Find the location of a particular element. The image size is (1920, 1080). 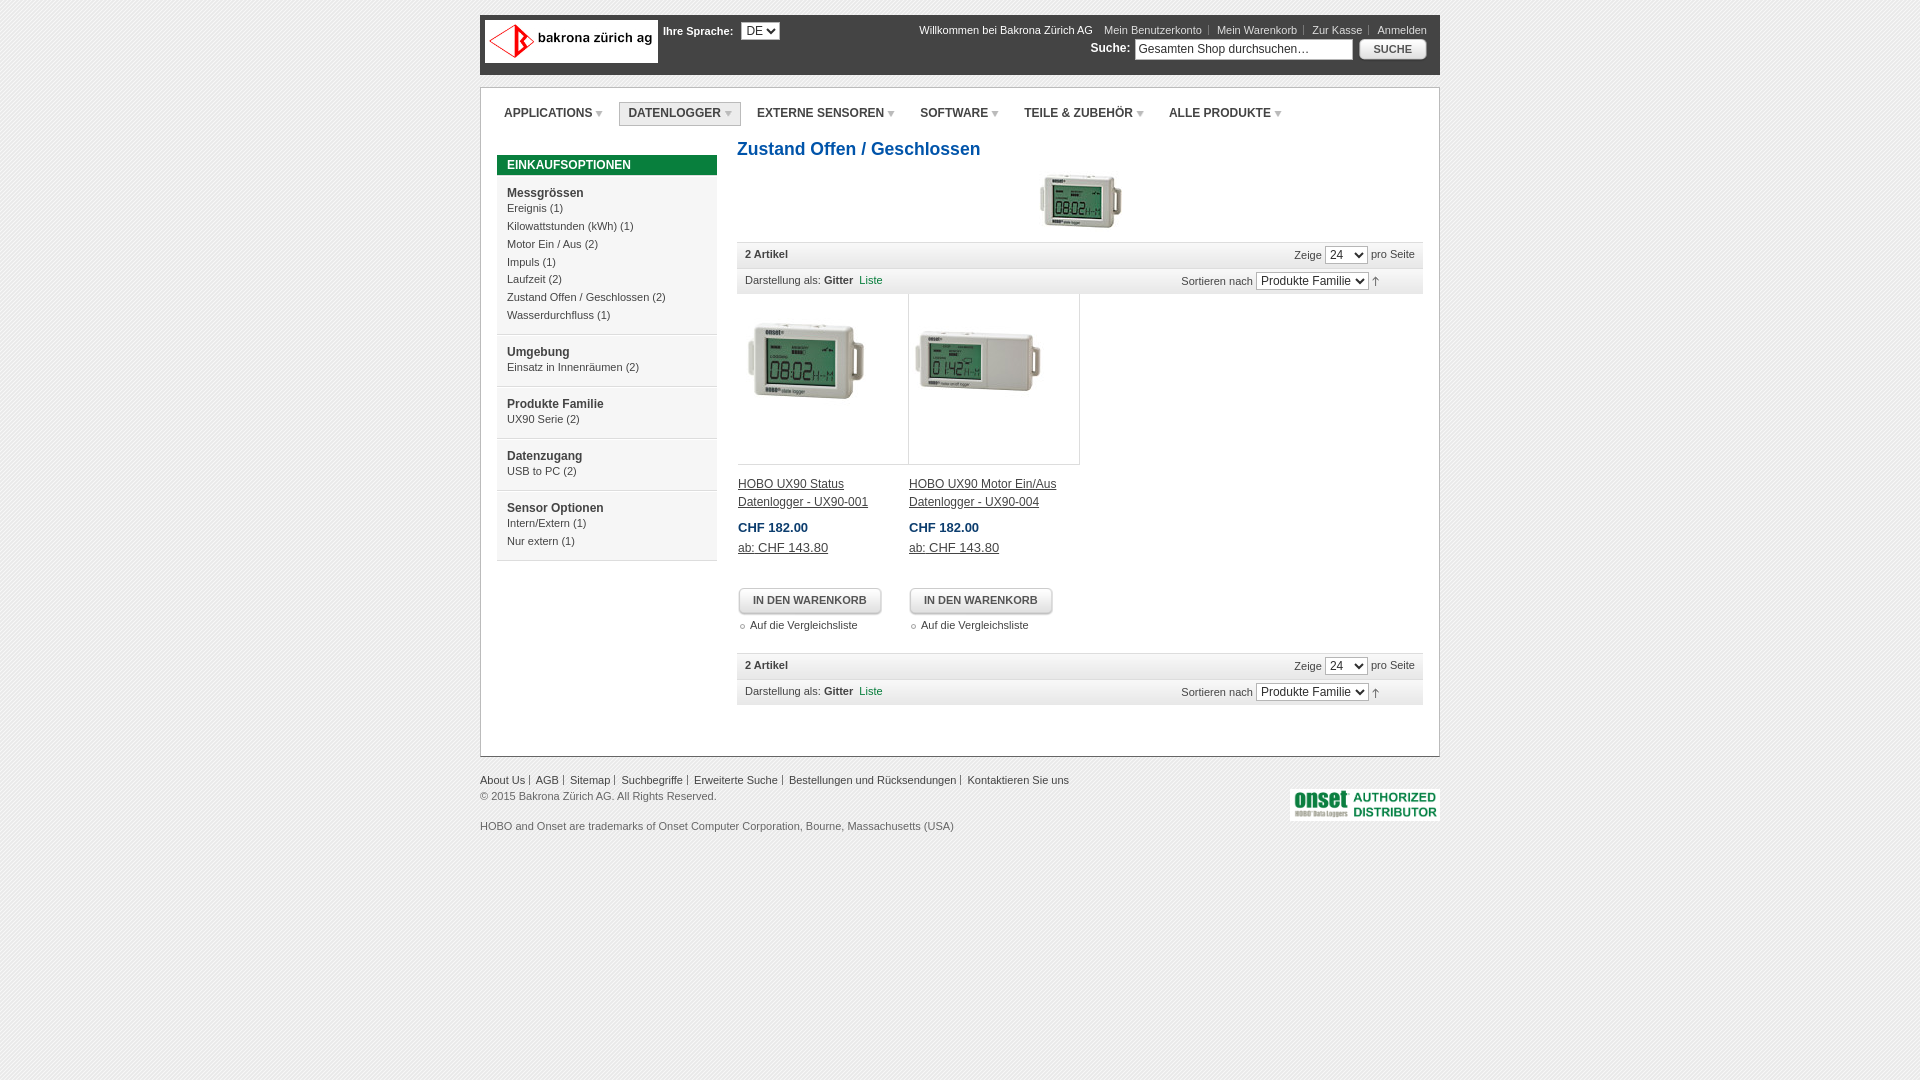

'Kilowattstunden (kWh)' is located at coordinates (560, 225).